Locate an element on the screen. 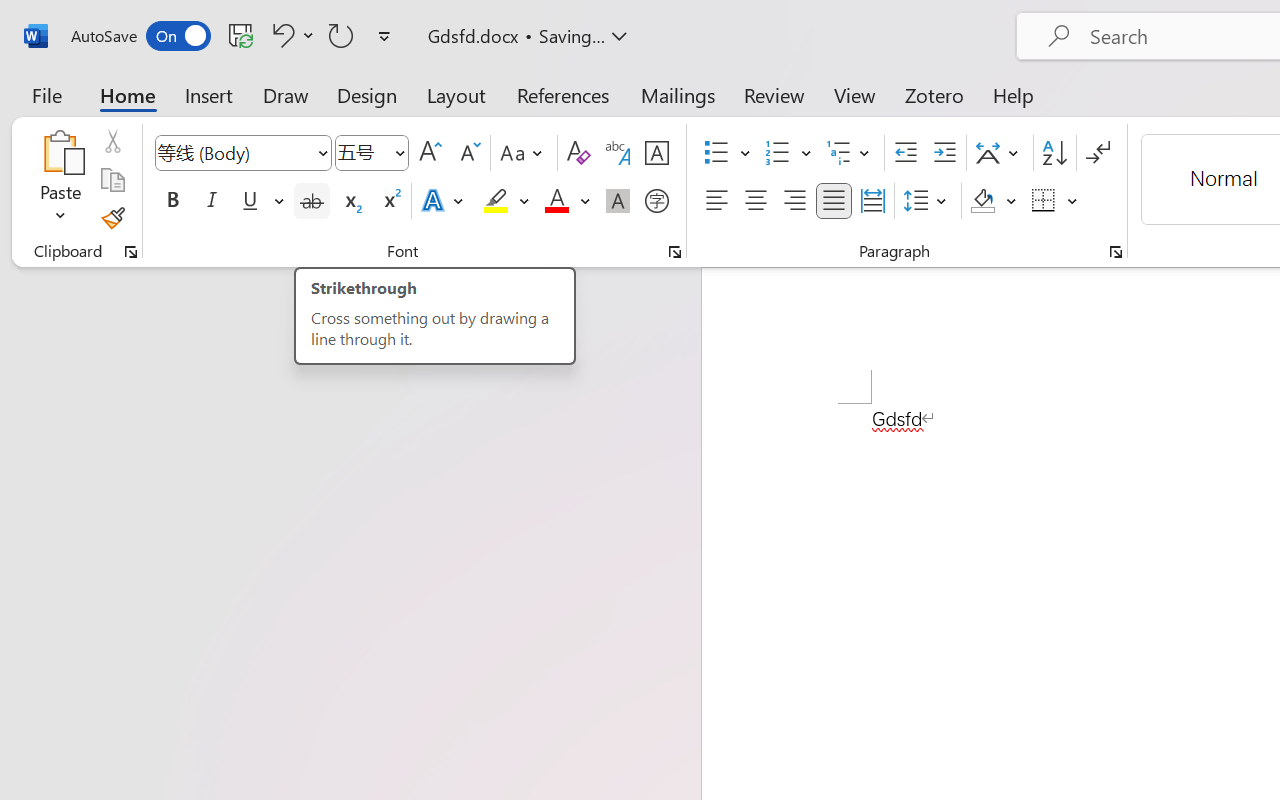 This screenshot has width=1280, height=800. 'Strikethrough' is located at coordinates (311, 201).